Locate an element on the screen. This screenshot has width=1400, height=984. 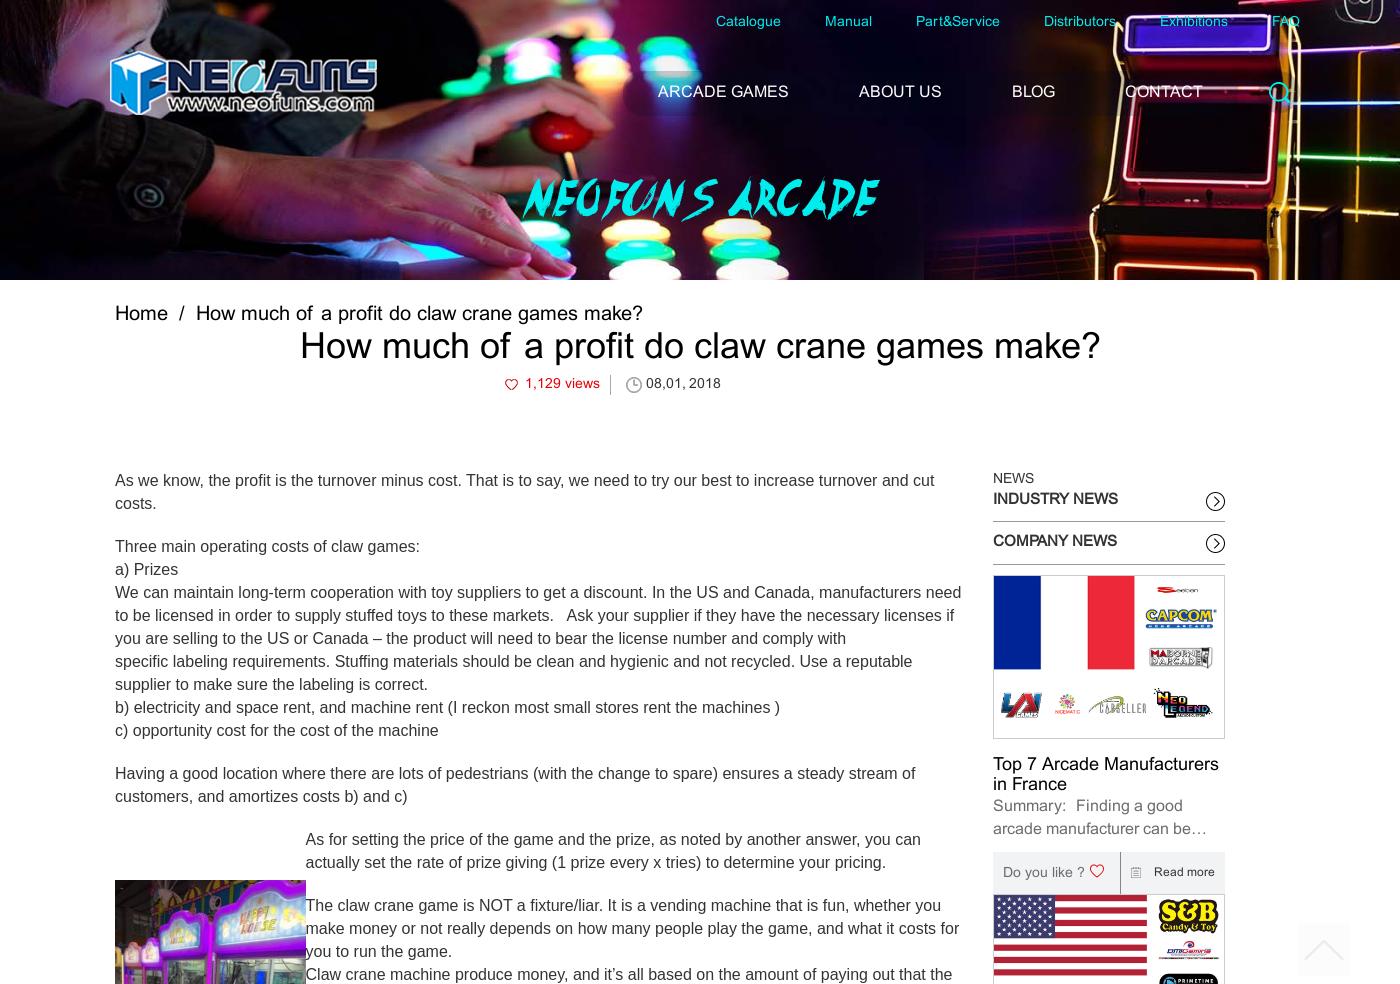
'BLOG' is located at coordinates (1033, 91).